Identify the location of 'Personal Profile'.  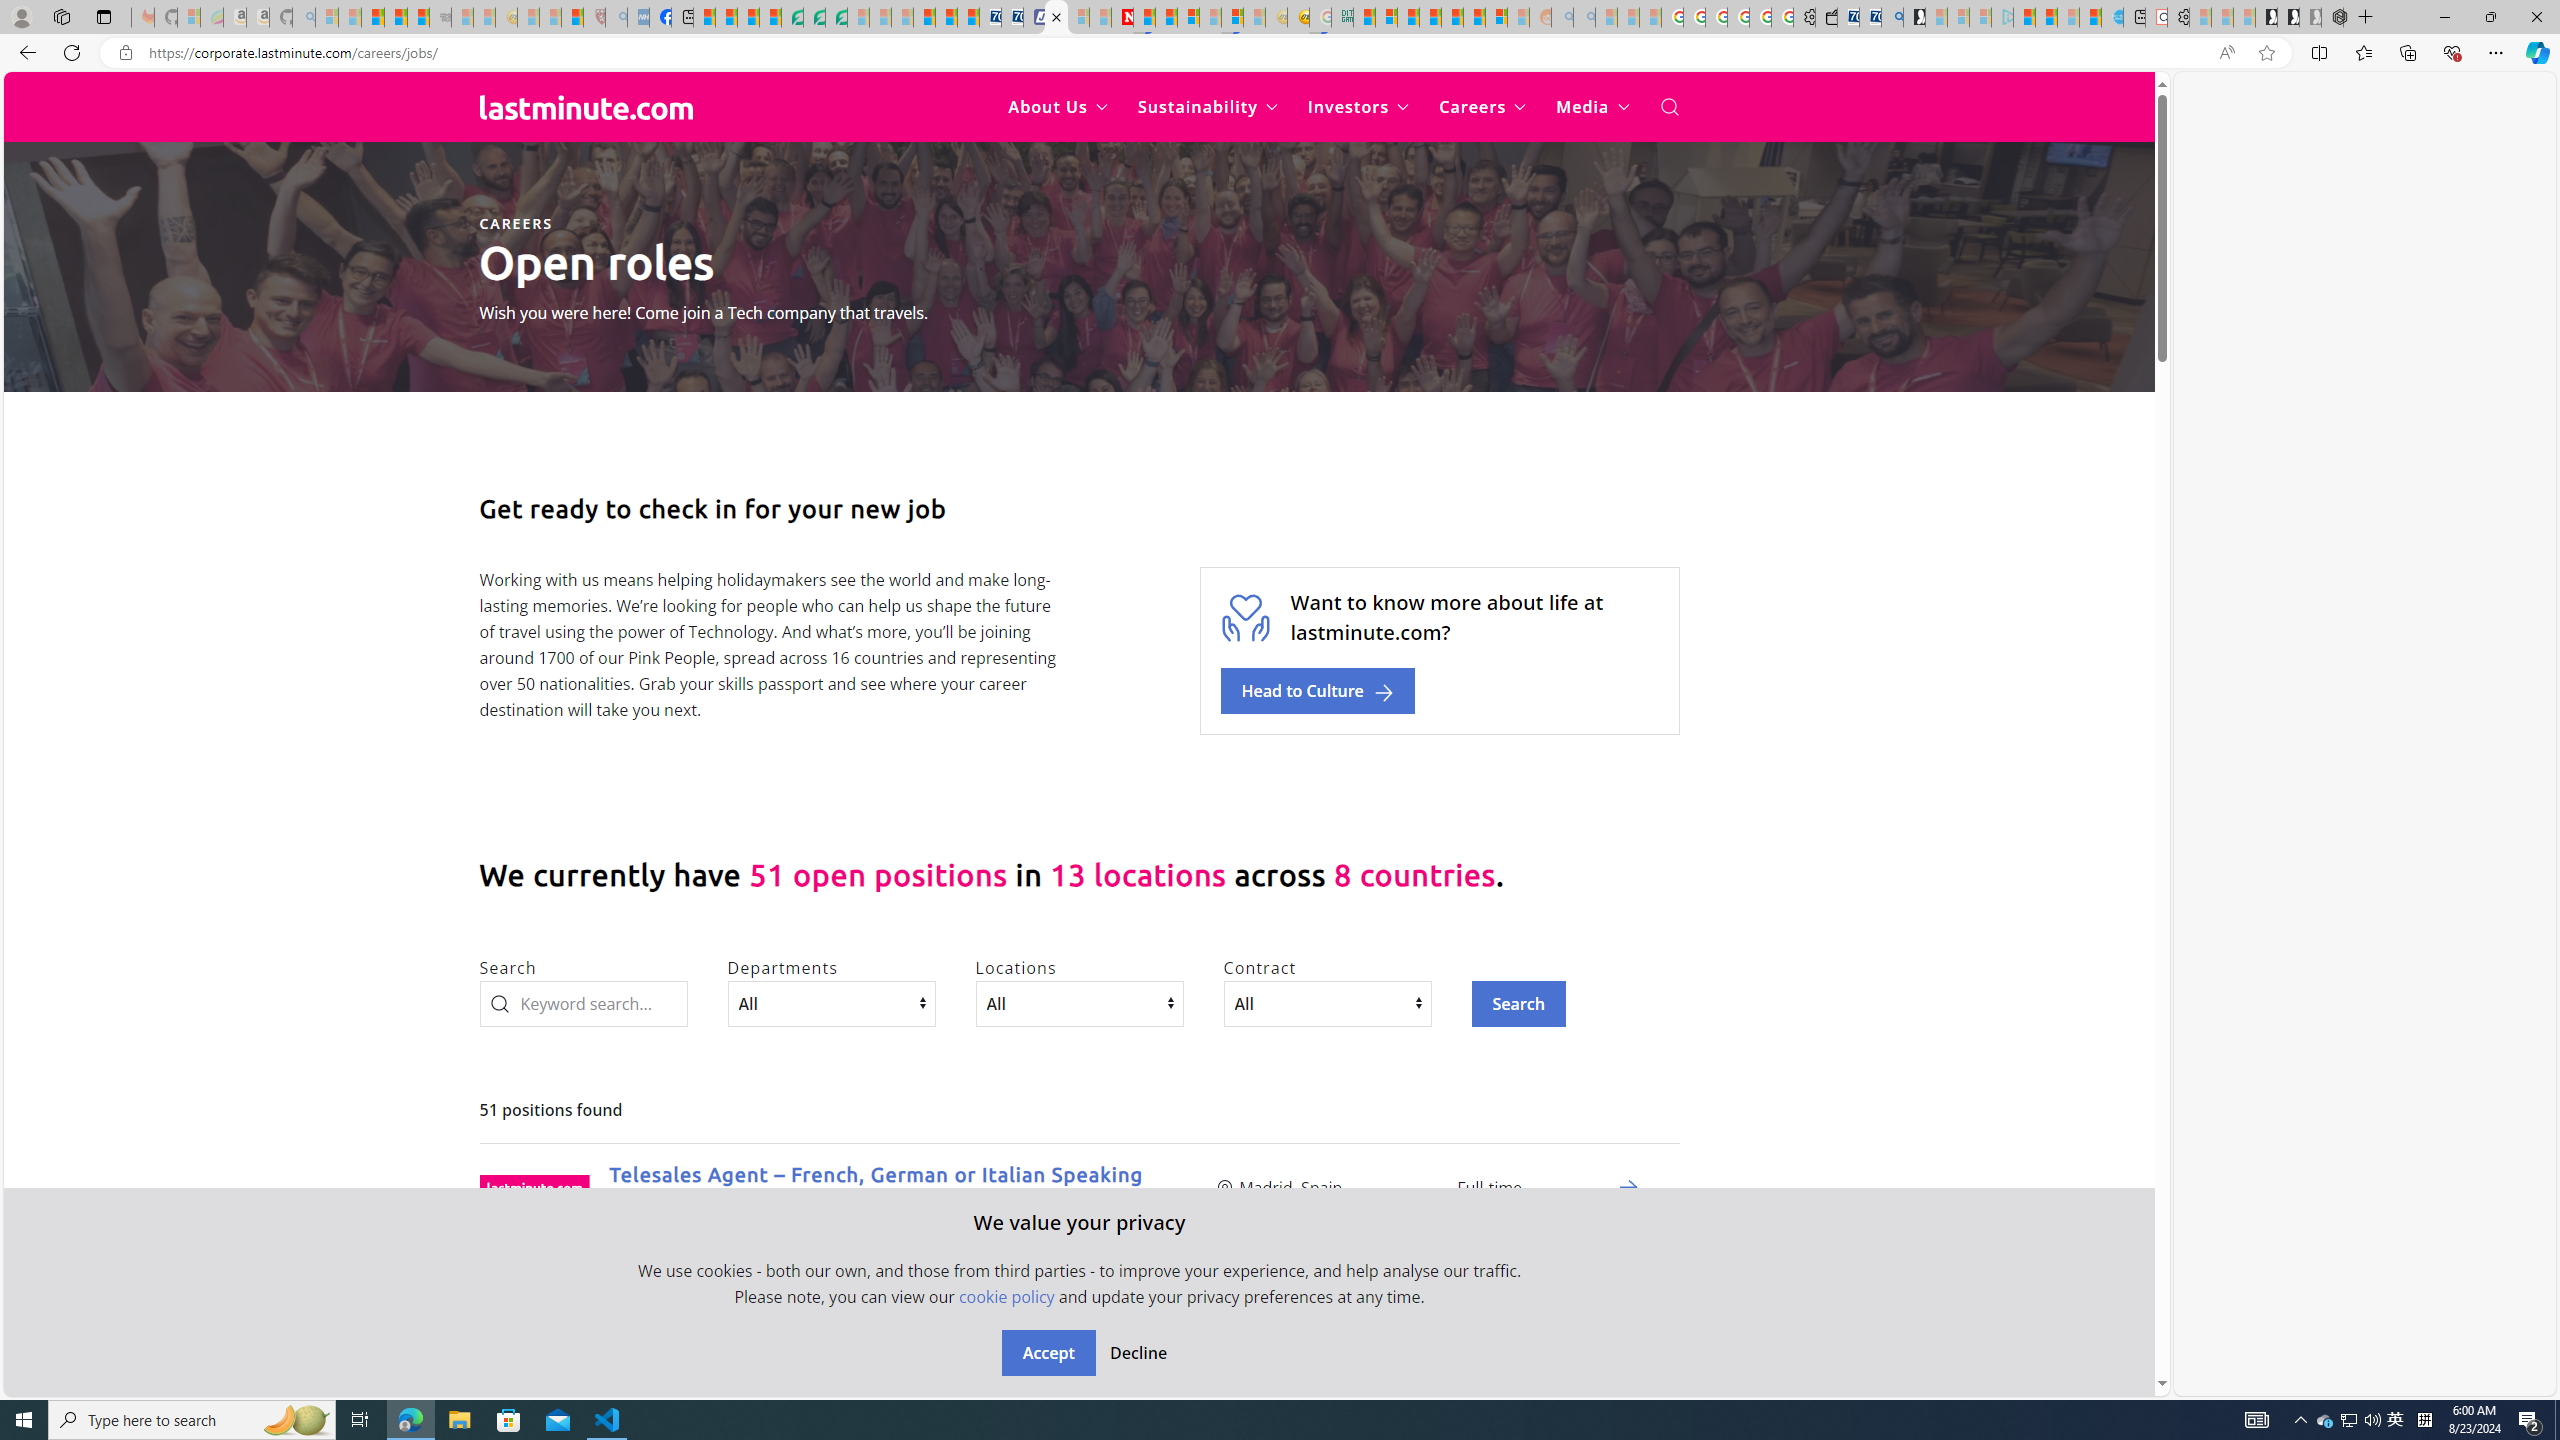
(20, 16).